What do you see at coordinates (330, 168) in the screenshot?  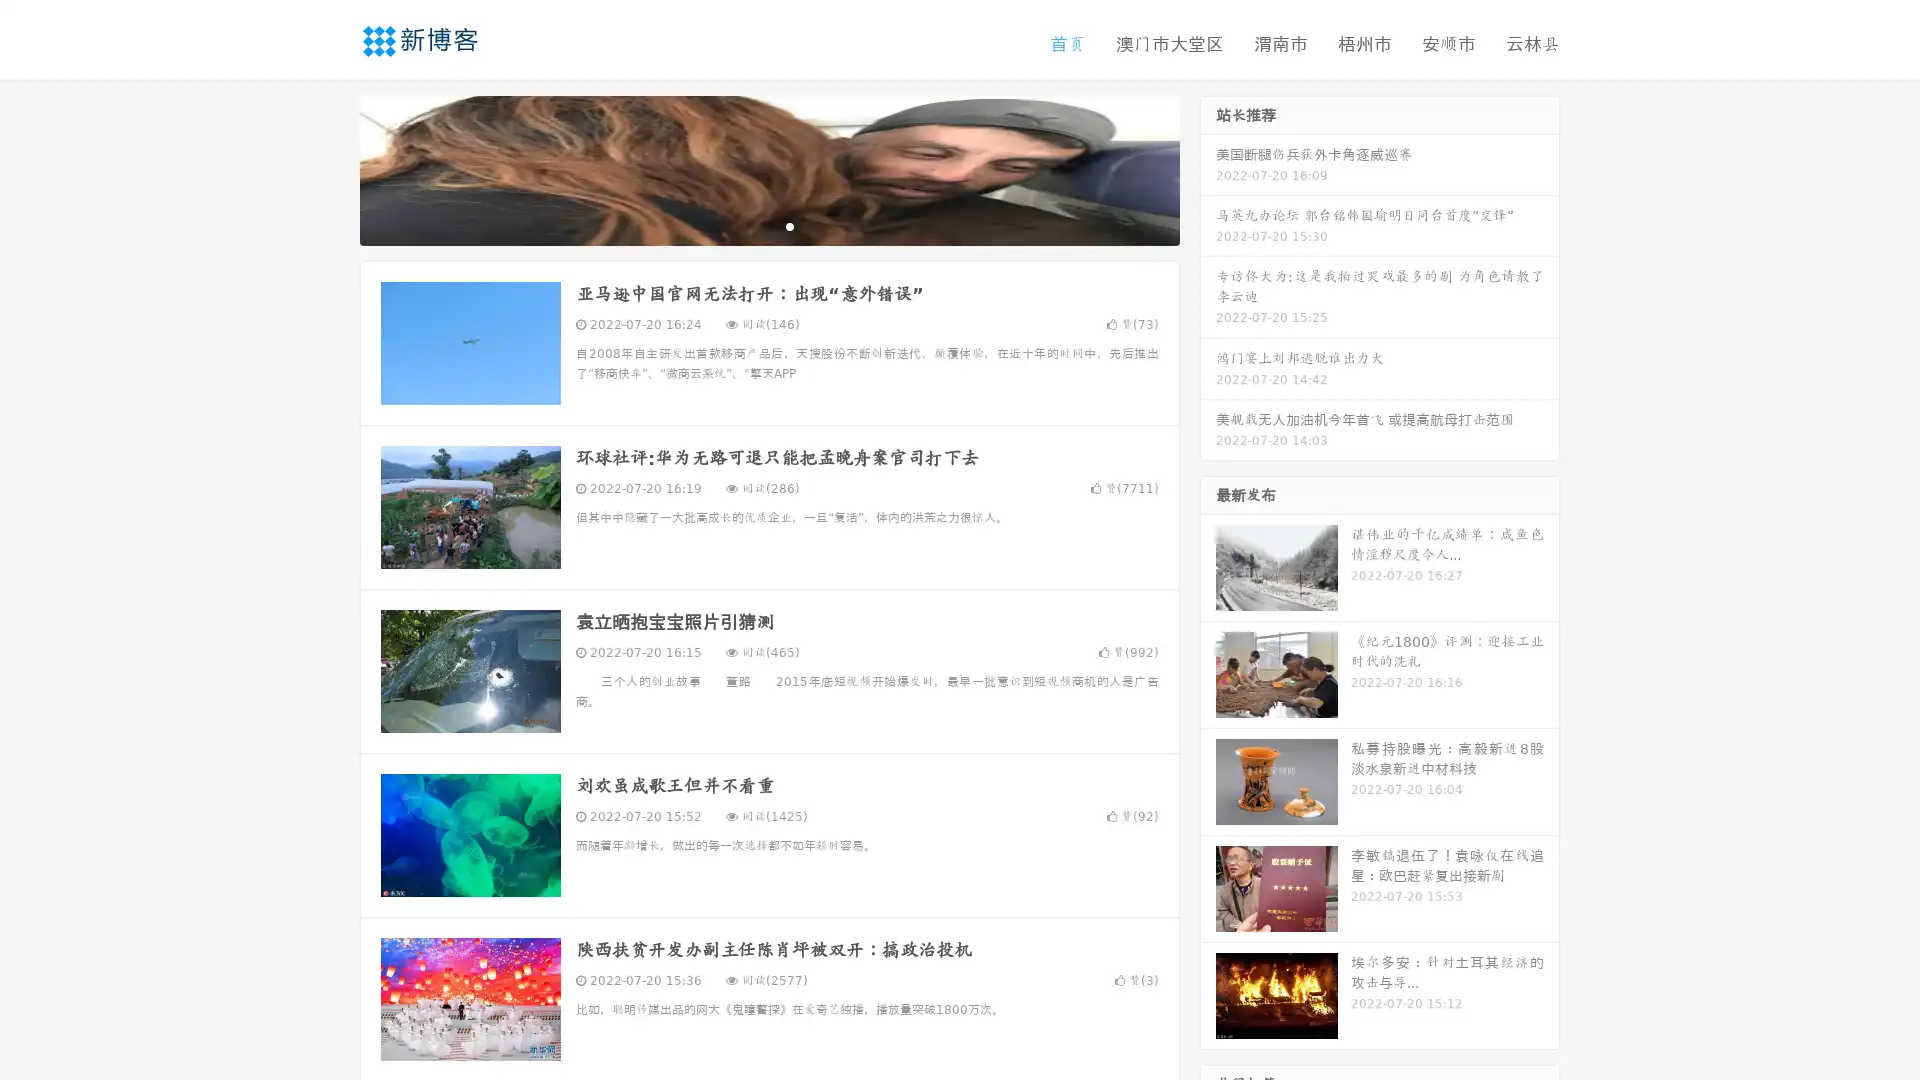 I see `Previous slide` at bounding box center [330, 168].